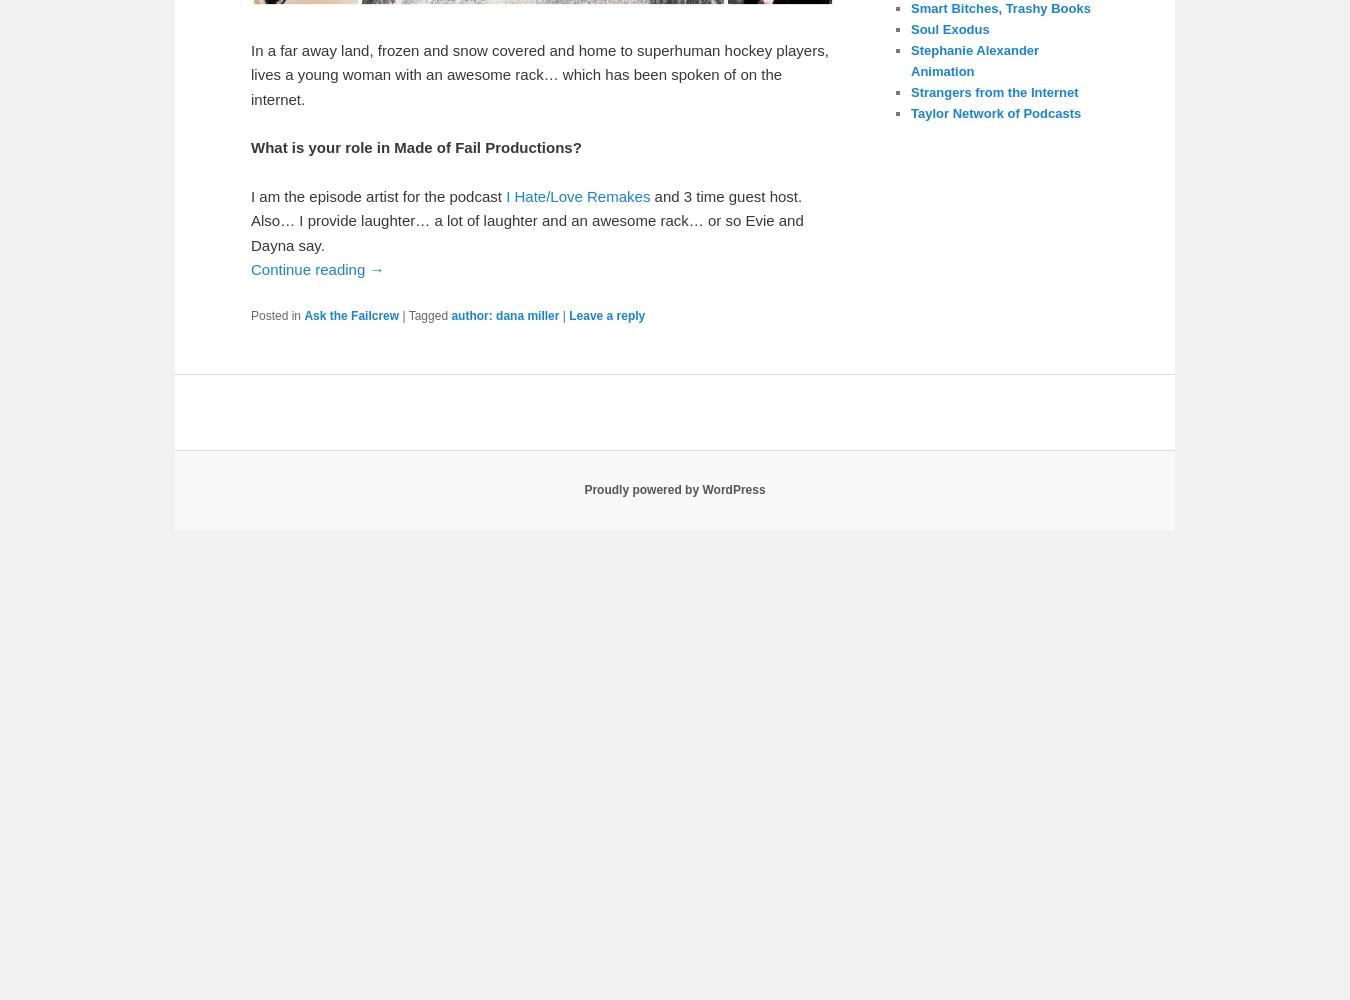 Image resolution: width=1350 pixels, height=1000 pixels. What do you see at coordinates (948, 28) in the screenshot?
I see `'Soul Exodus'` at bounding box center [948, 28].